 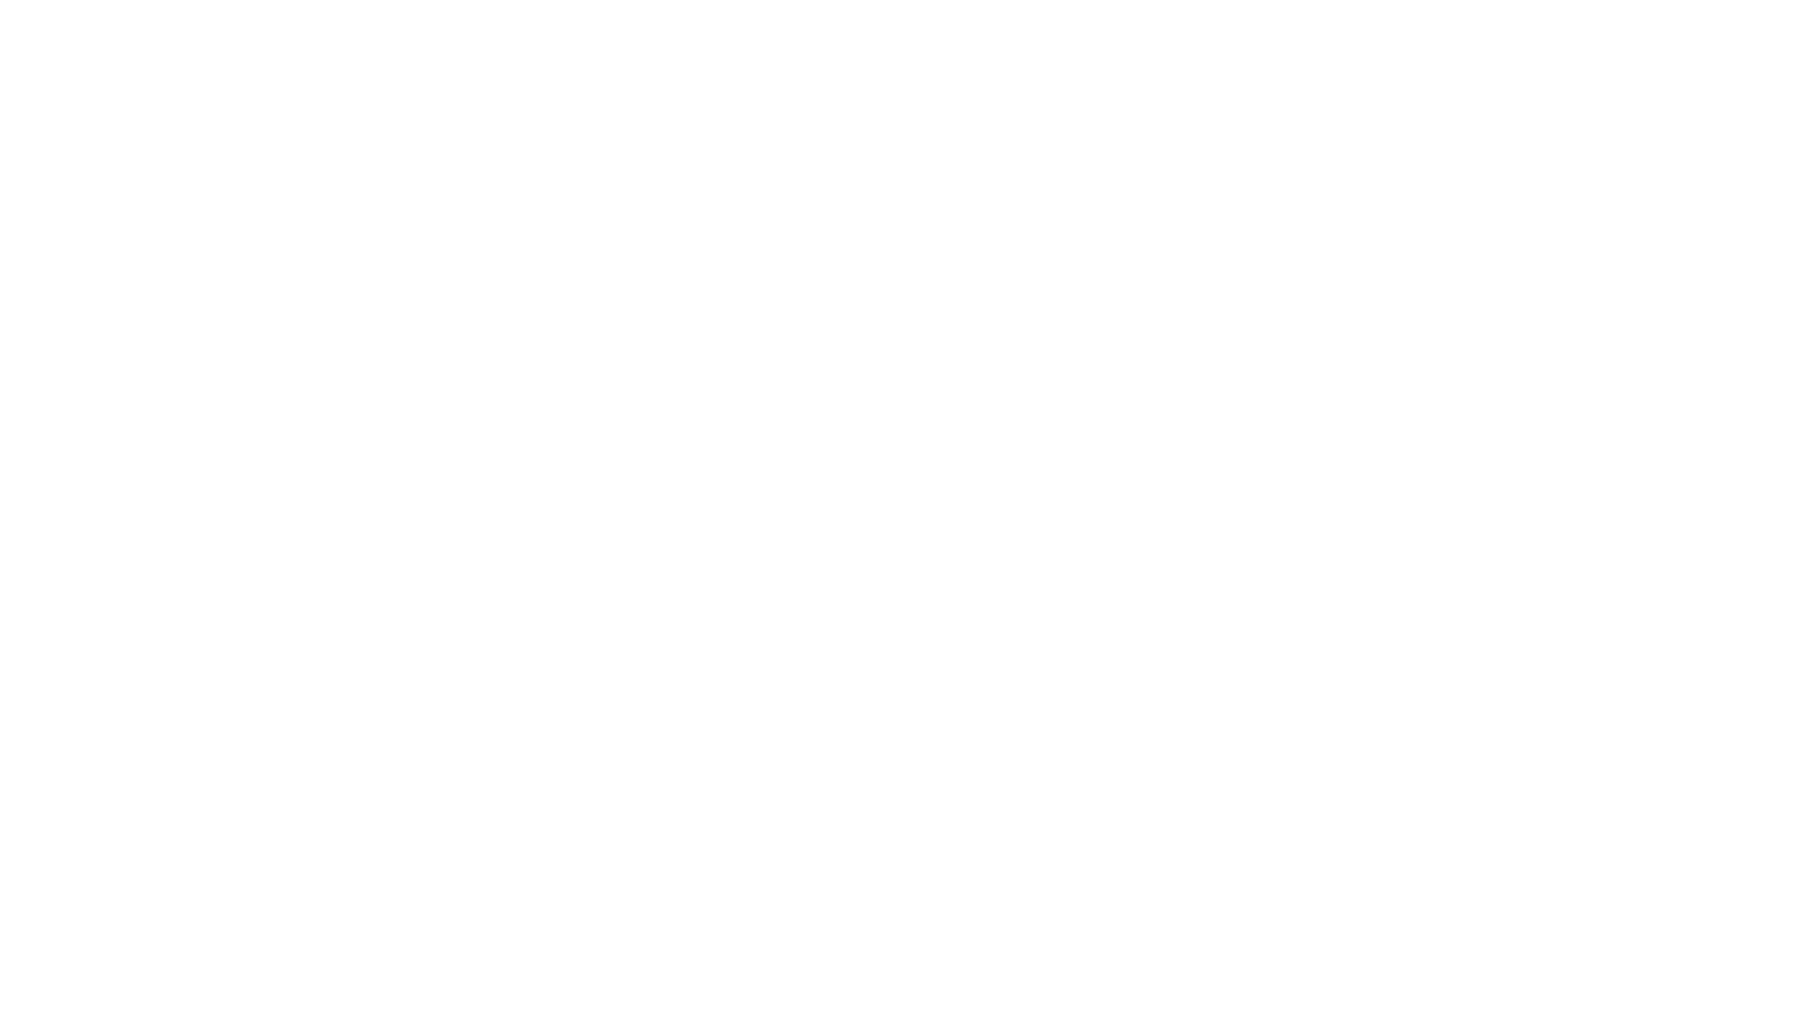 I want to click on 'This year we embarked on planting a perry orchard at the front of the farm covering 2.5acres with bush perry pears (about 500 trees) of 10 varieties including Helens Early, Hendre Huffcap, Gin, Blakney Red, Thorn and more. We have also planted 1acre of full standard apple trees in', so click(x=616, y=791).